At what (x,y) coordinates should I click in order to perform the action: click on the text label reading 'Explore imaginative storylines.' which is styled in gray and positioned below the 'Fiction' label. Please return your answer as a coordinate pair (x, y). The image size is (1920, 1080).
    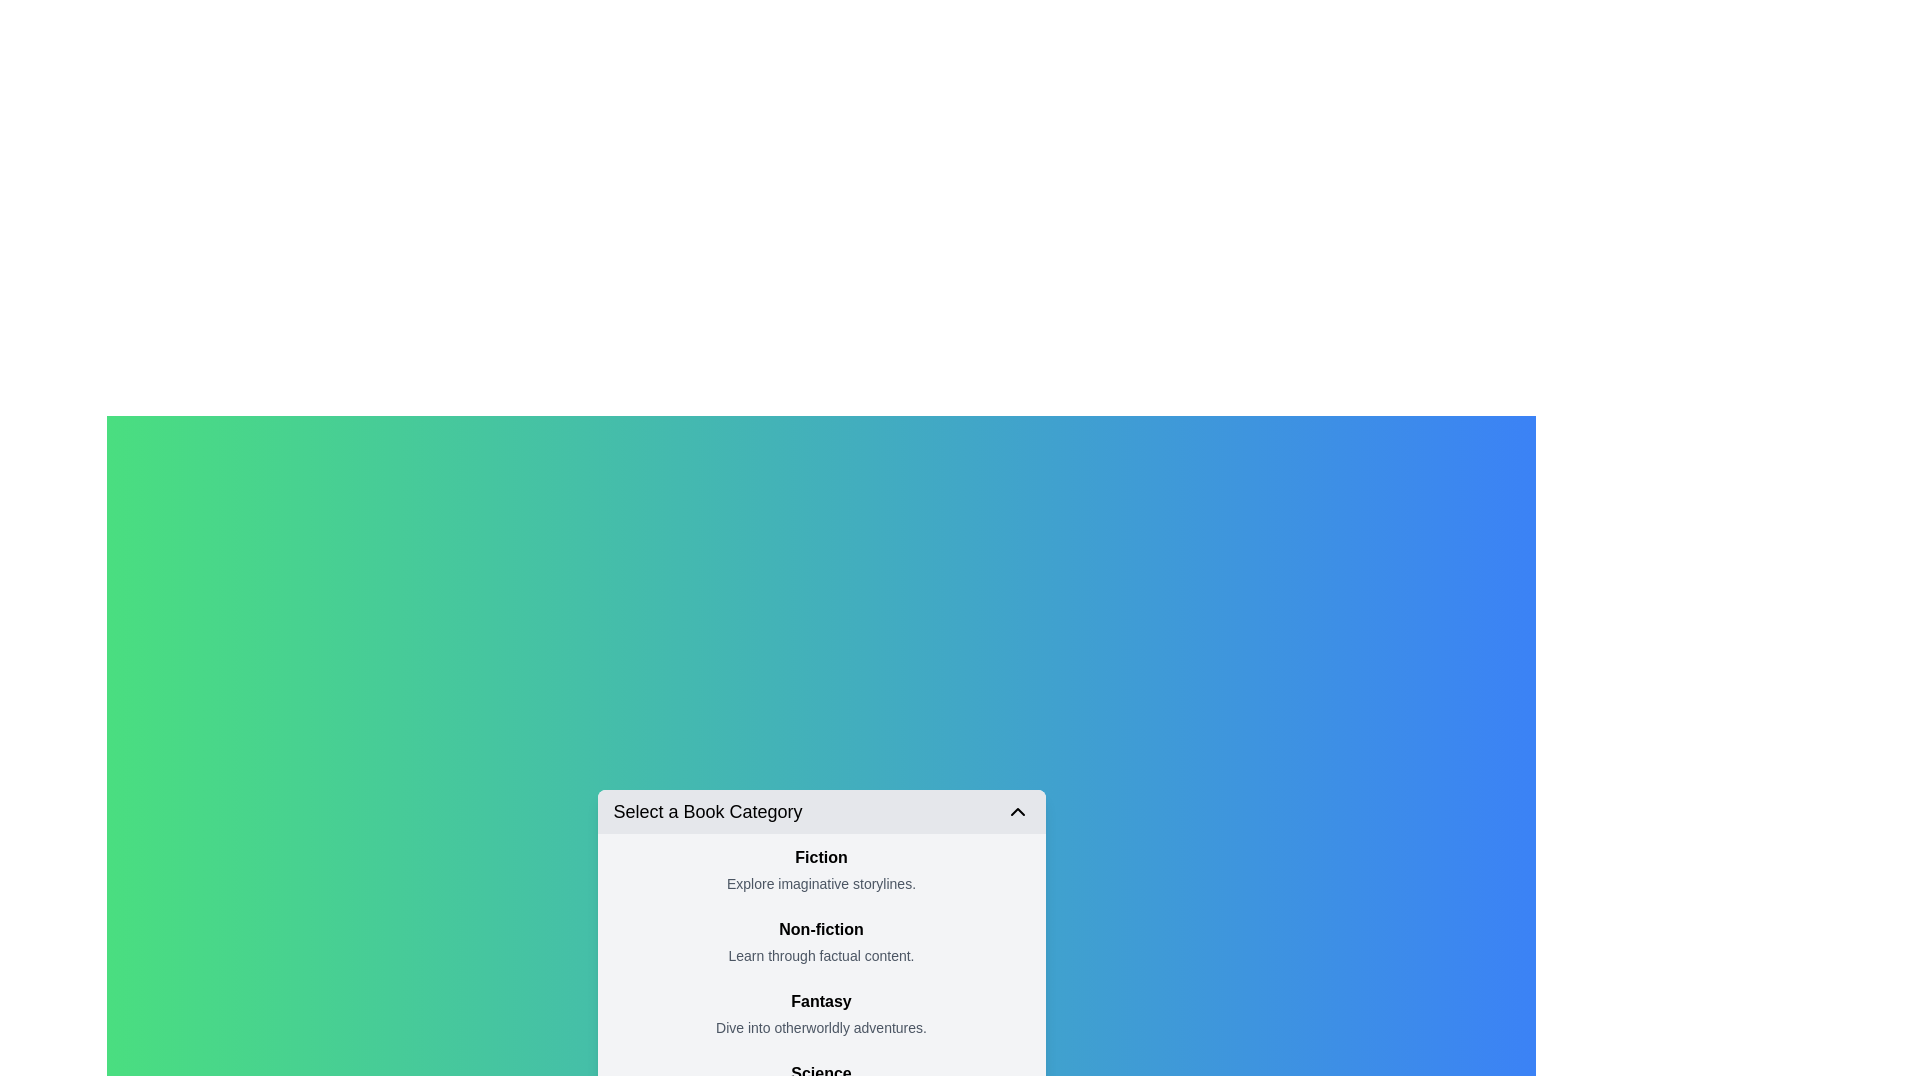
    Looking at the image, I should click on (821, 882).